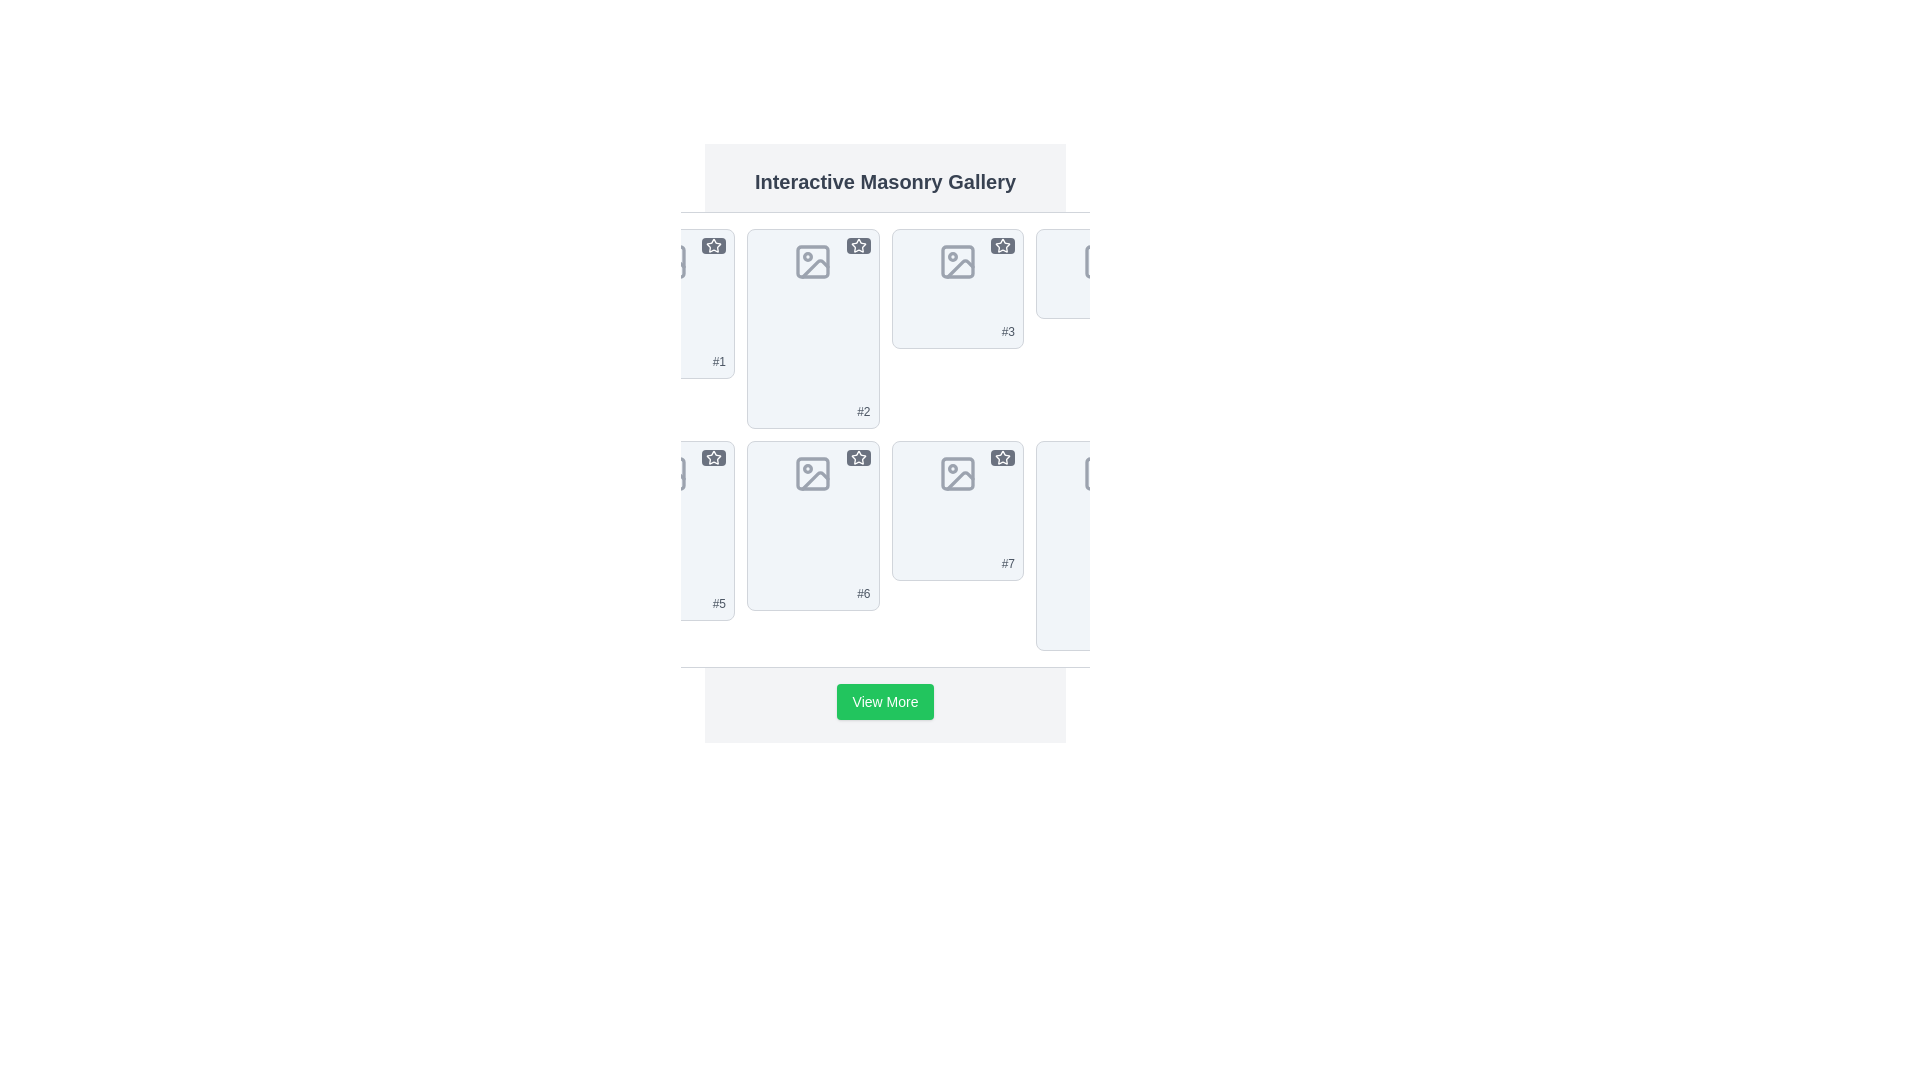  What do you see at coordinates (1003, 244) in the screenshot?
I see `the rating icon located at the top right corner of the third item in the masonry gallery layout` at bounding box center [1003, 244].